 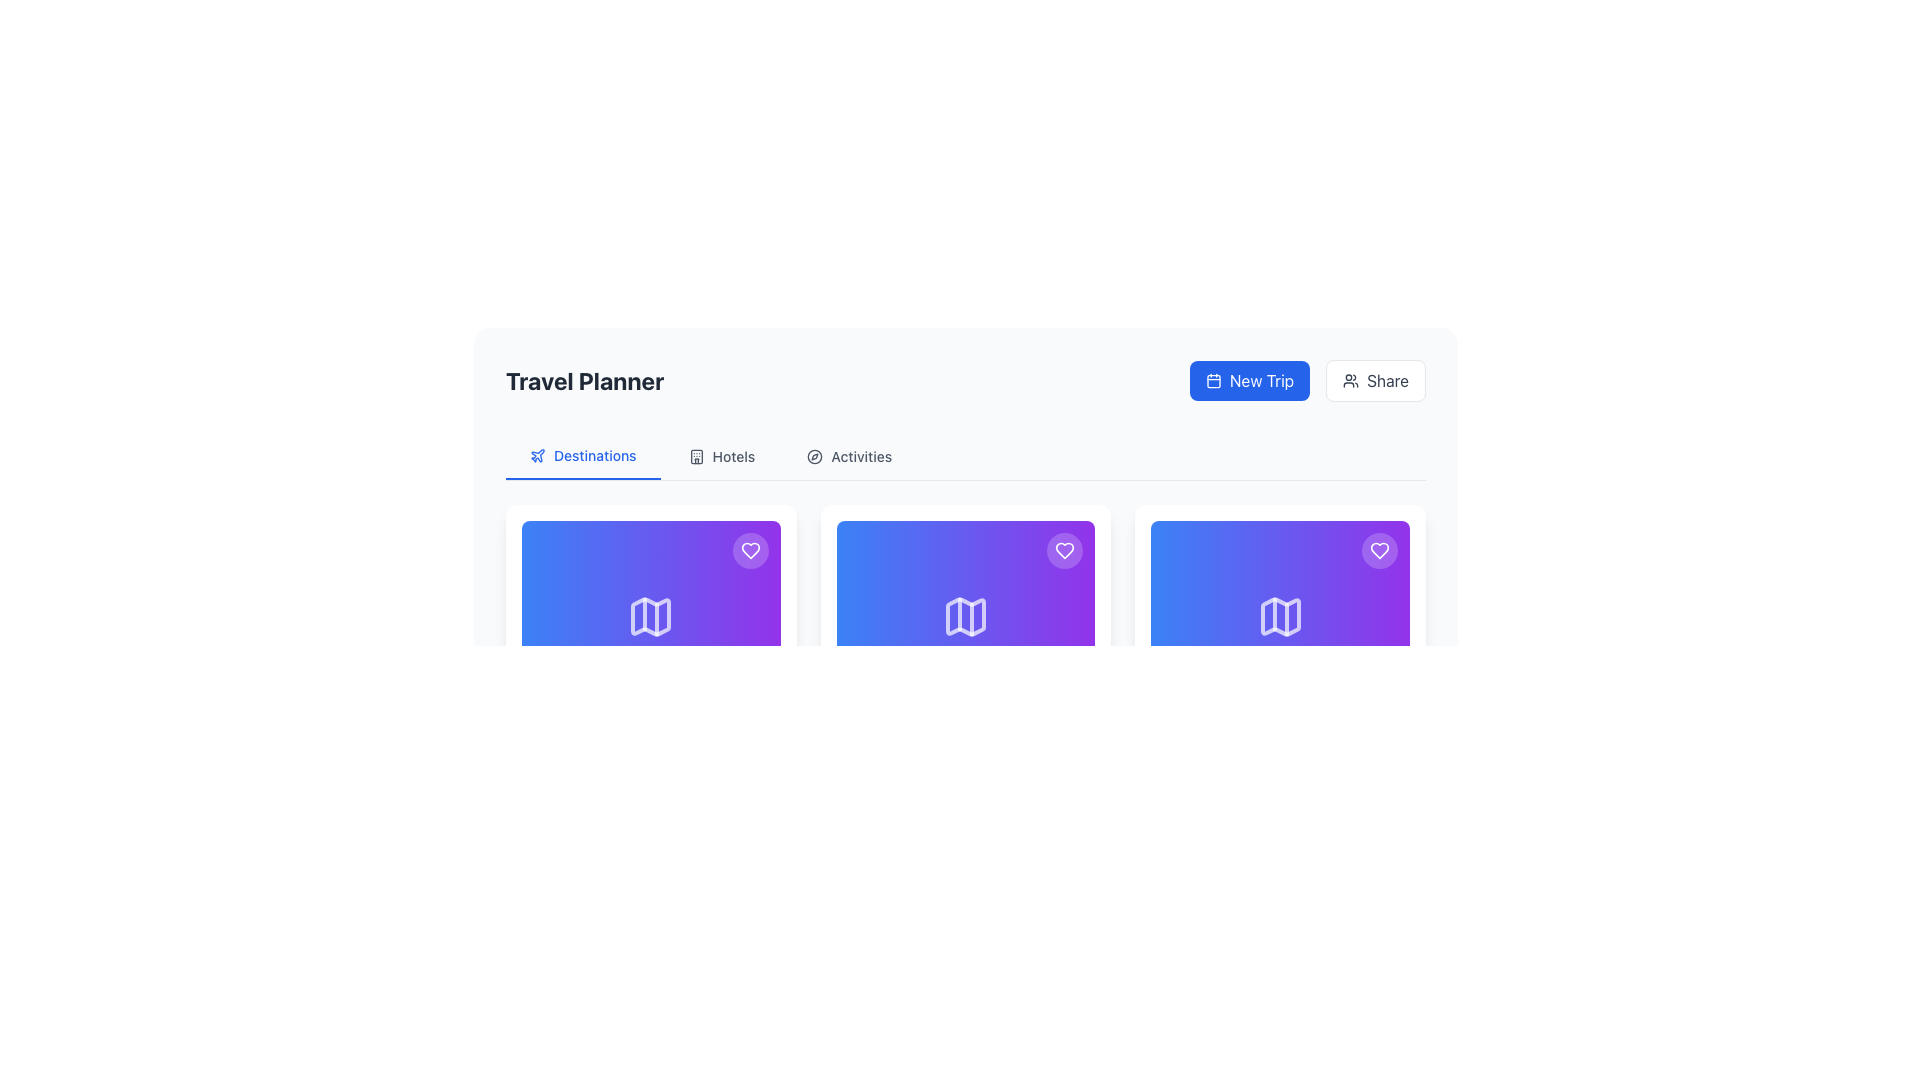 I want to click on the 'Activities' hyperlink with a compass icon in the navigation menu, so click(x=849, y=456).